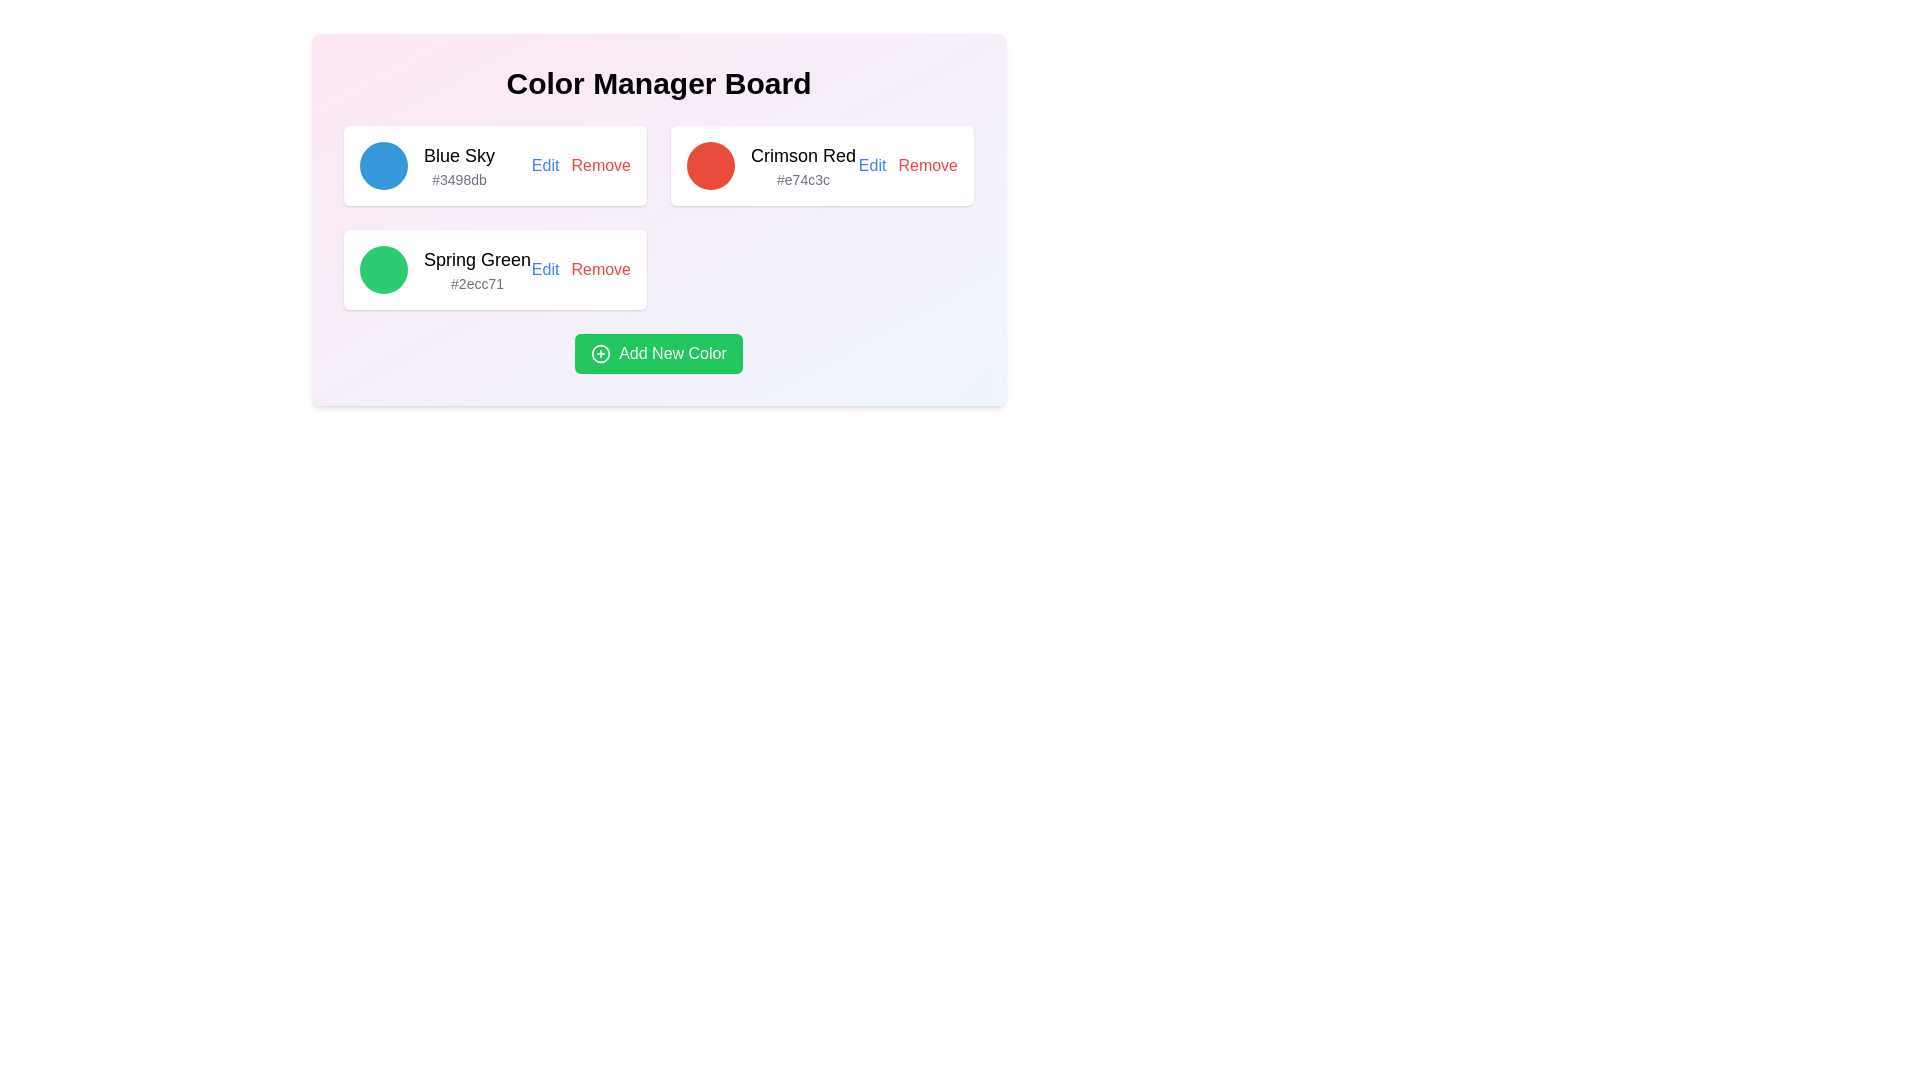  Describe the element at coordinates (872, 164) in the screenshot. I see `the 'Edit' link, which is styled in blue and underlined, positioned to the left of the 'Remove' label` at that location.